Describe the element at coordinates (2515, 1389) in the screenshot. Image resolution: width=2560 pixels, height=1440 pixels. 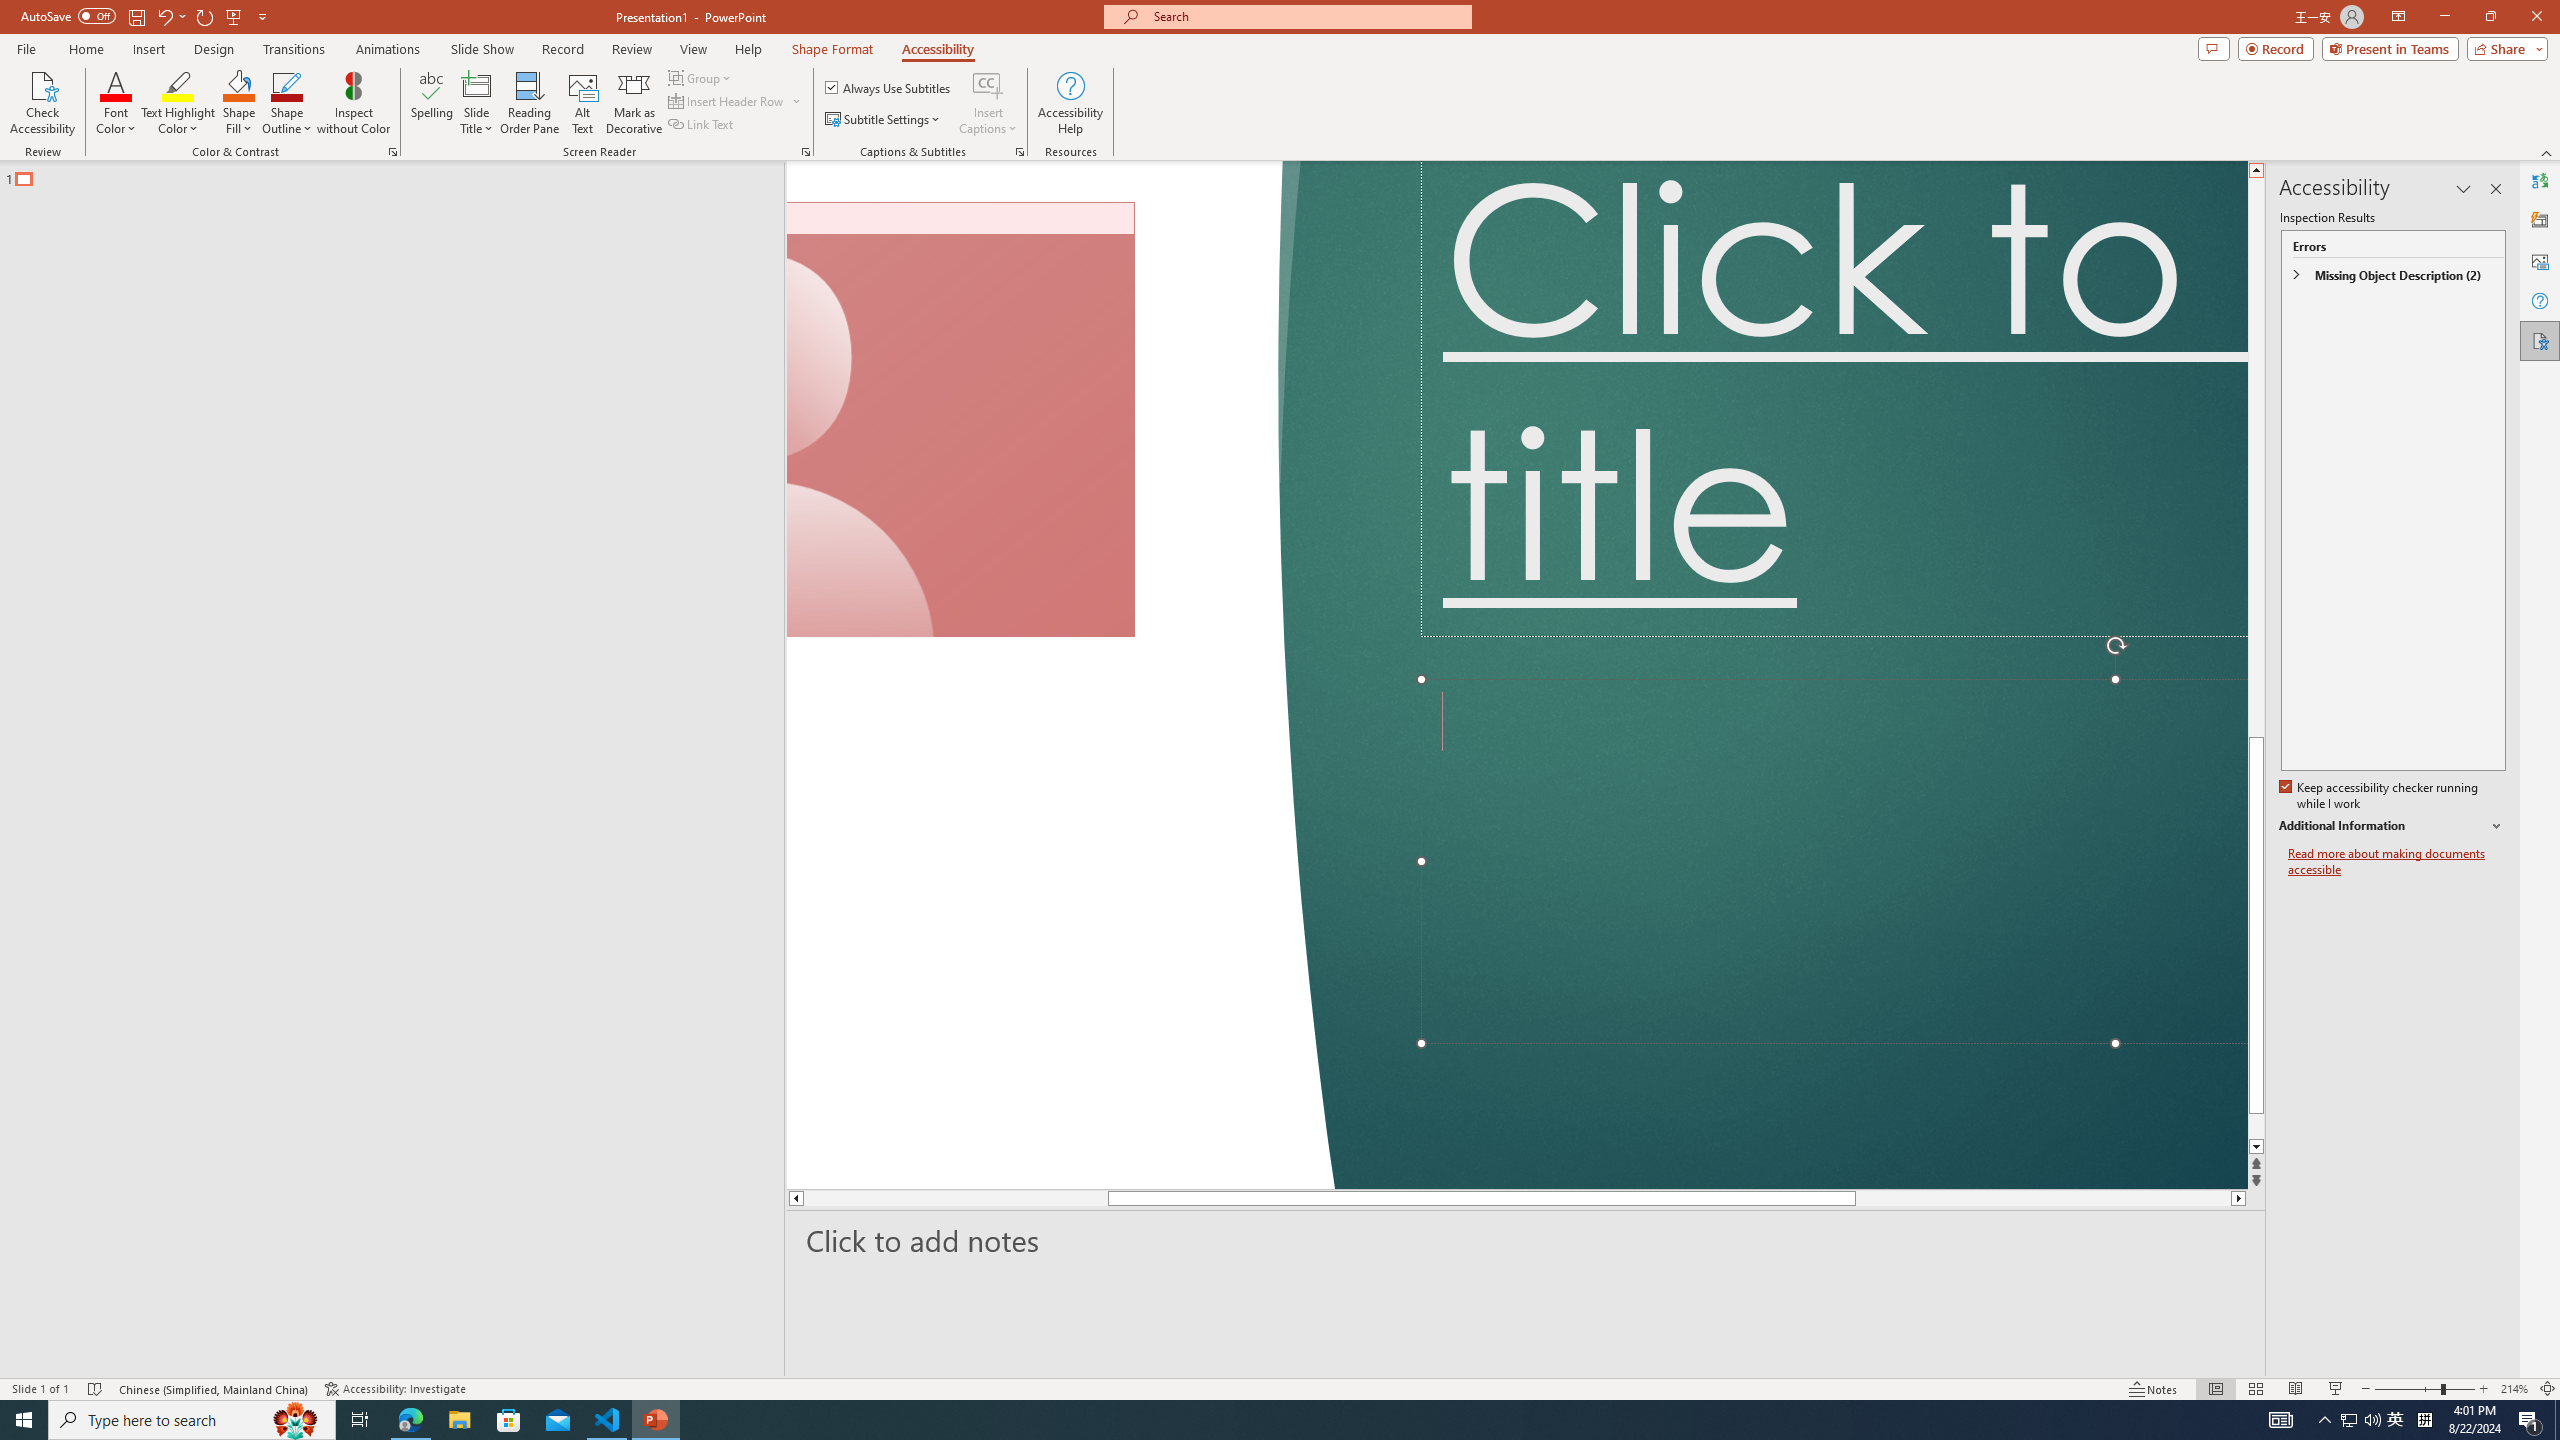
I see `'Zoom 214%'` at that location.